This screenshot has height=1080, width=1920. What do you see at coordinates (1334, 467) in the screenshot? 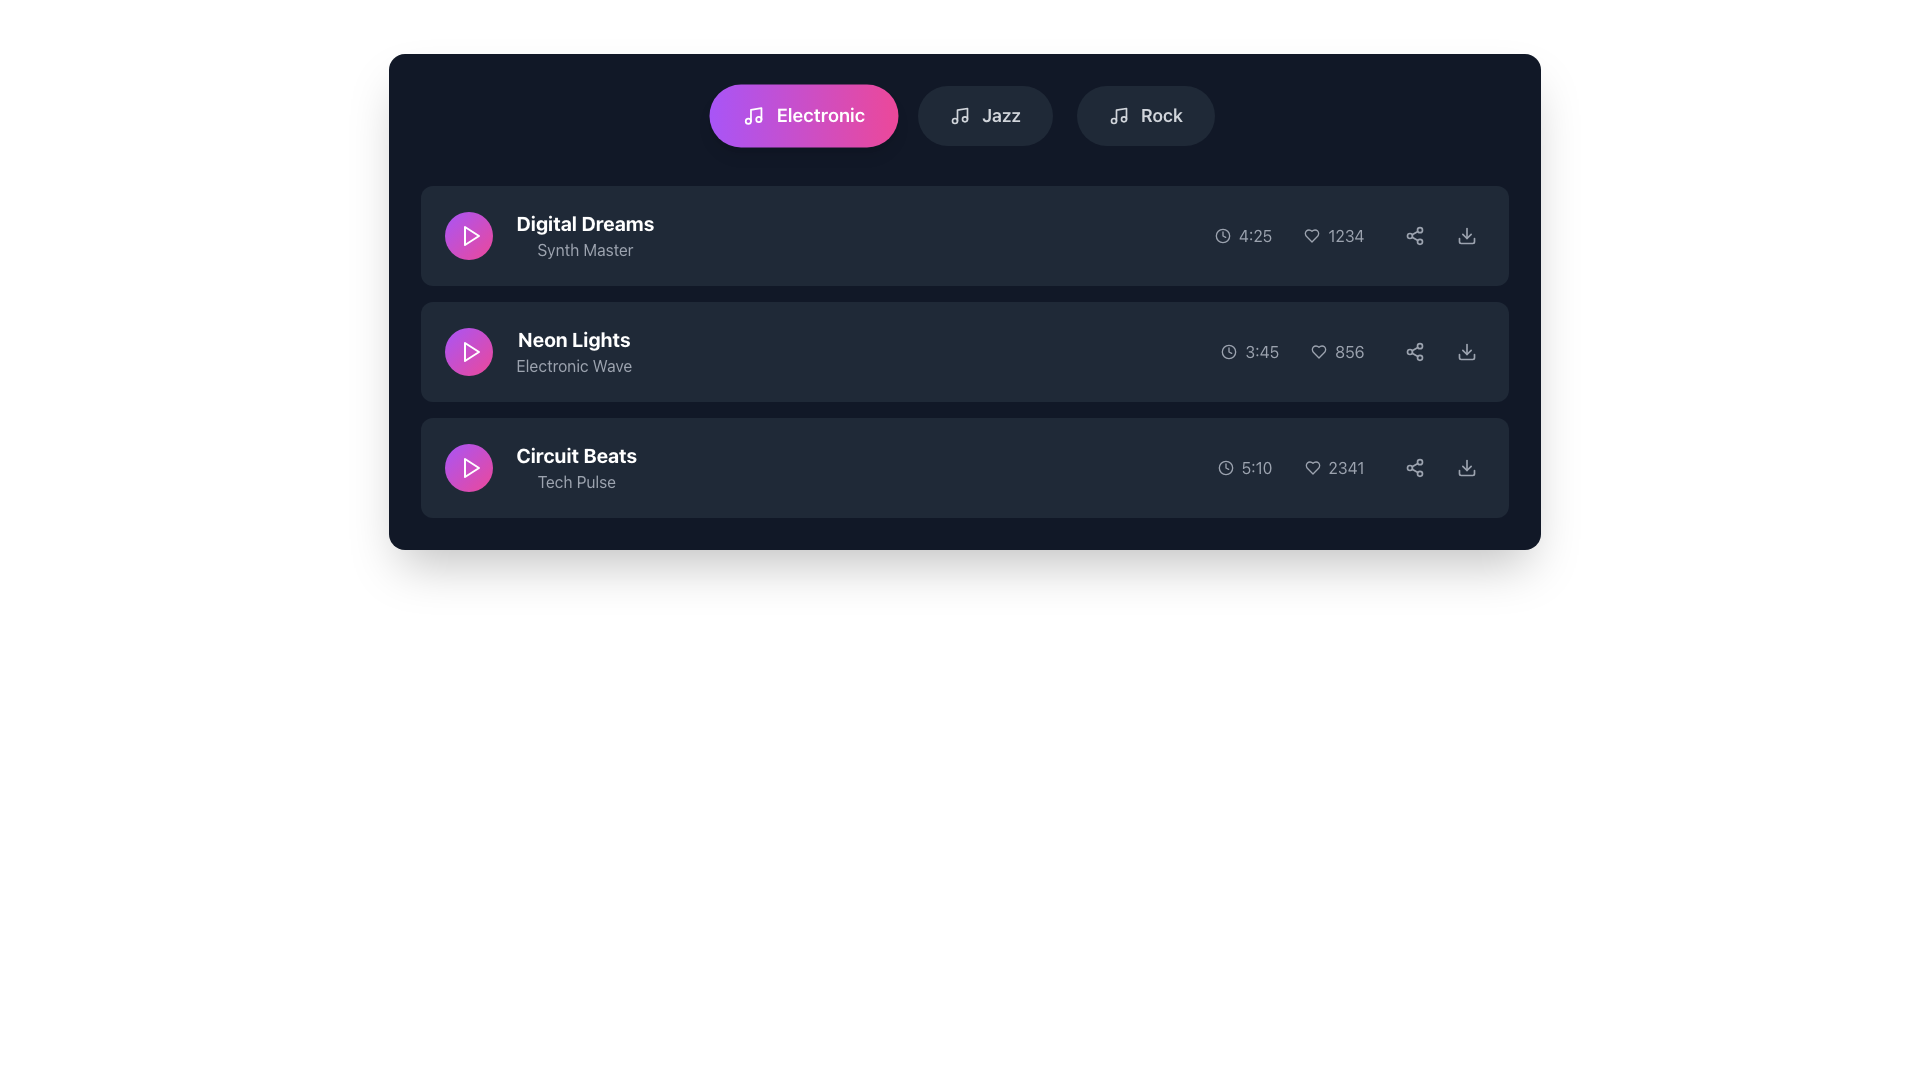
I see `the text label displaying the number of likes or favorites for the music track in the 'Circuit Beats' row, located to the right of the track duration` at bounding box center [1334, 467].